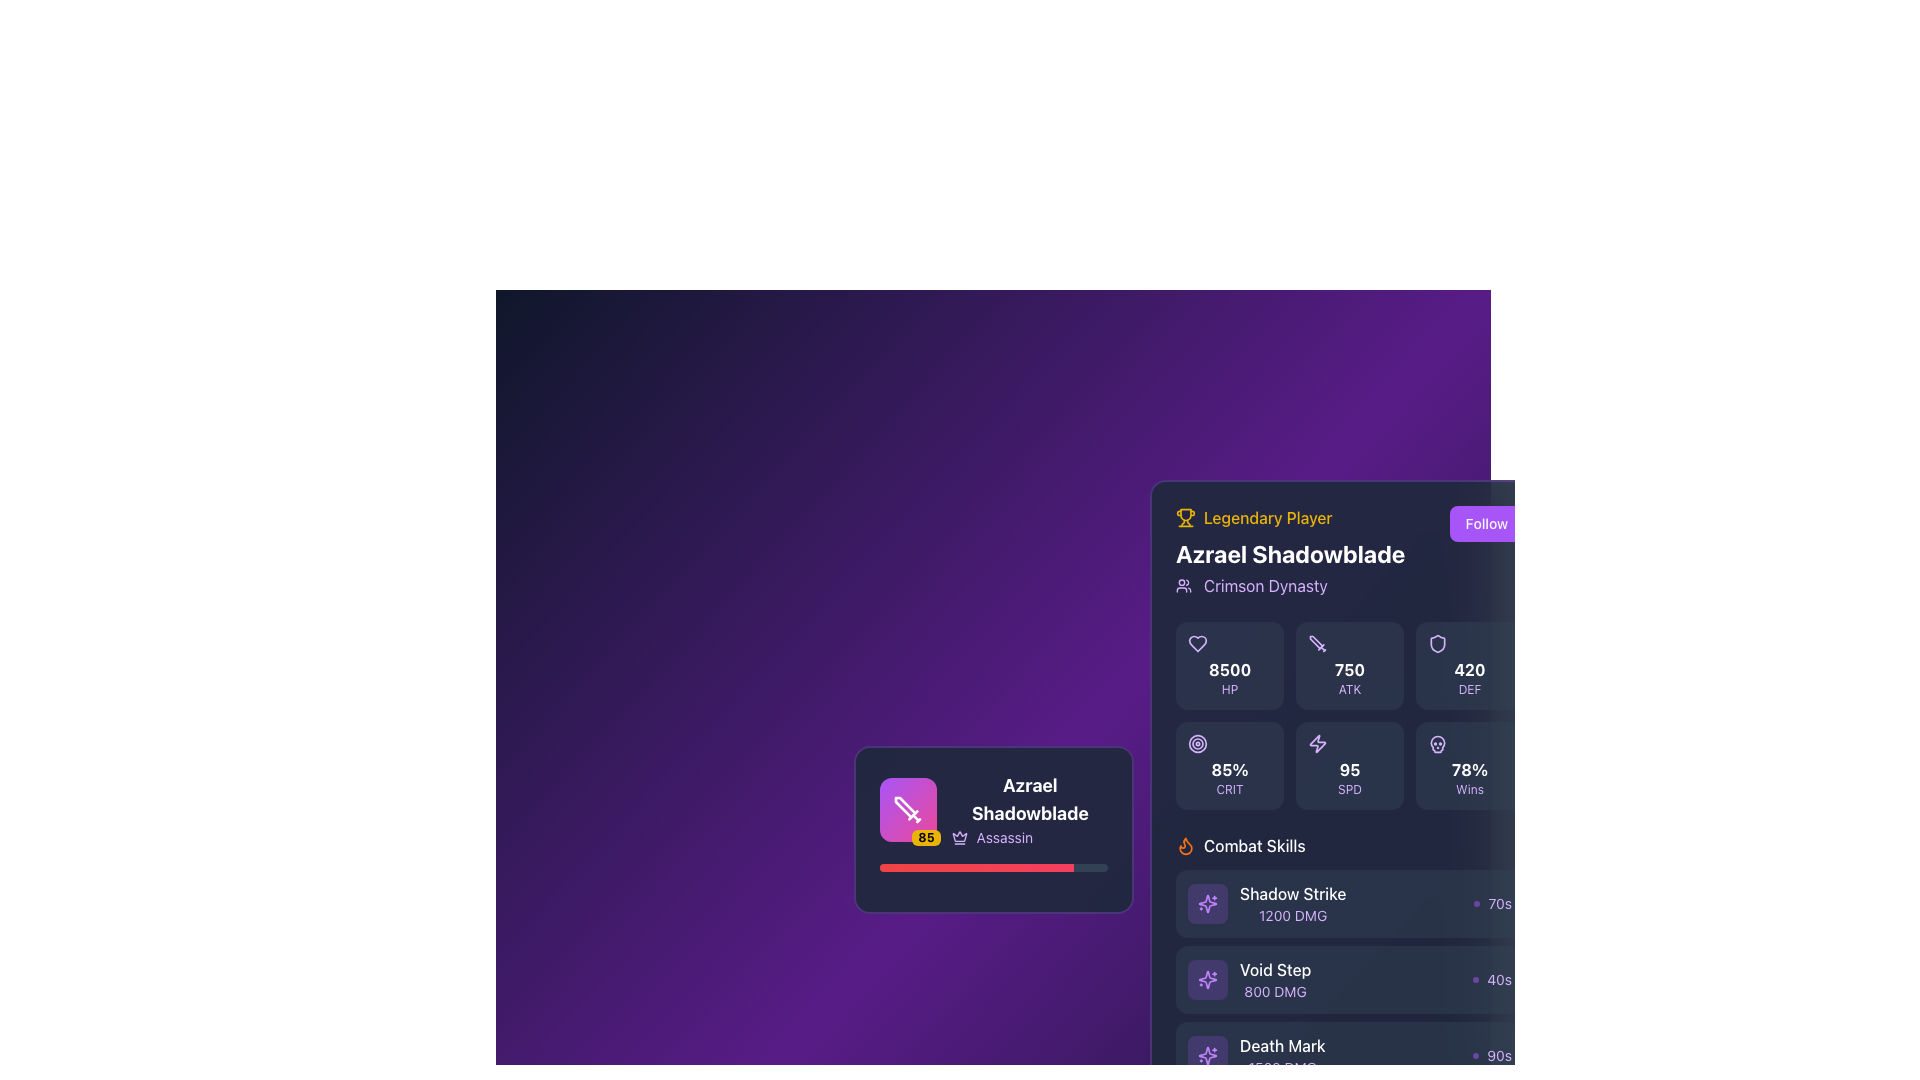  I want to click on descriptive title text label for the skill or item identified as 'Death Mark' that displays '1500 DMG' in the 'Combat Skills' section of the right-side panel, so click(1282, 1044).